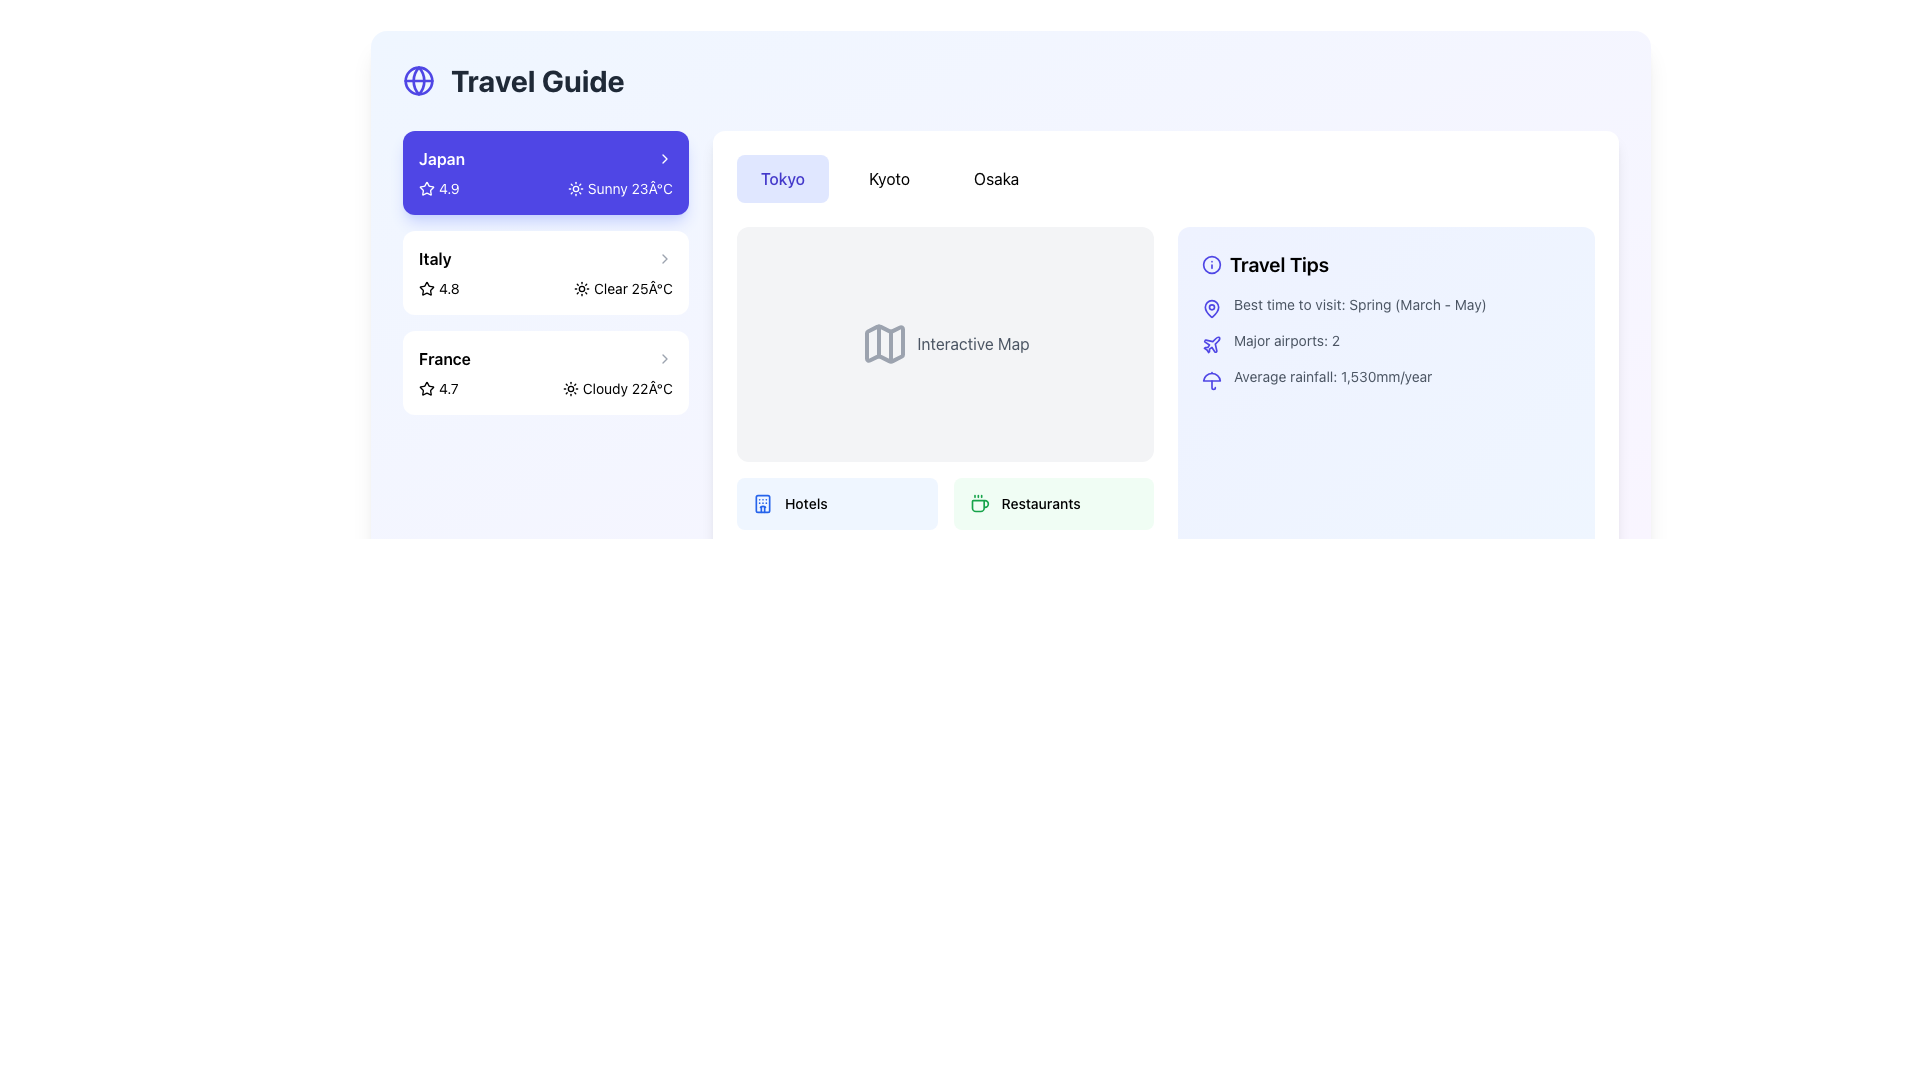 This screenshot has width=1920, height=1080. What do you see at coordinates (448, 289) in the screenshot?
I see `the text label displaying the rating for the 'Italy' destination in the travel guide interface, which is located in the middle of the 'Italy' section and aligned with a star icon and weather detail` at bounding box center [448, 289].